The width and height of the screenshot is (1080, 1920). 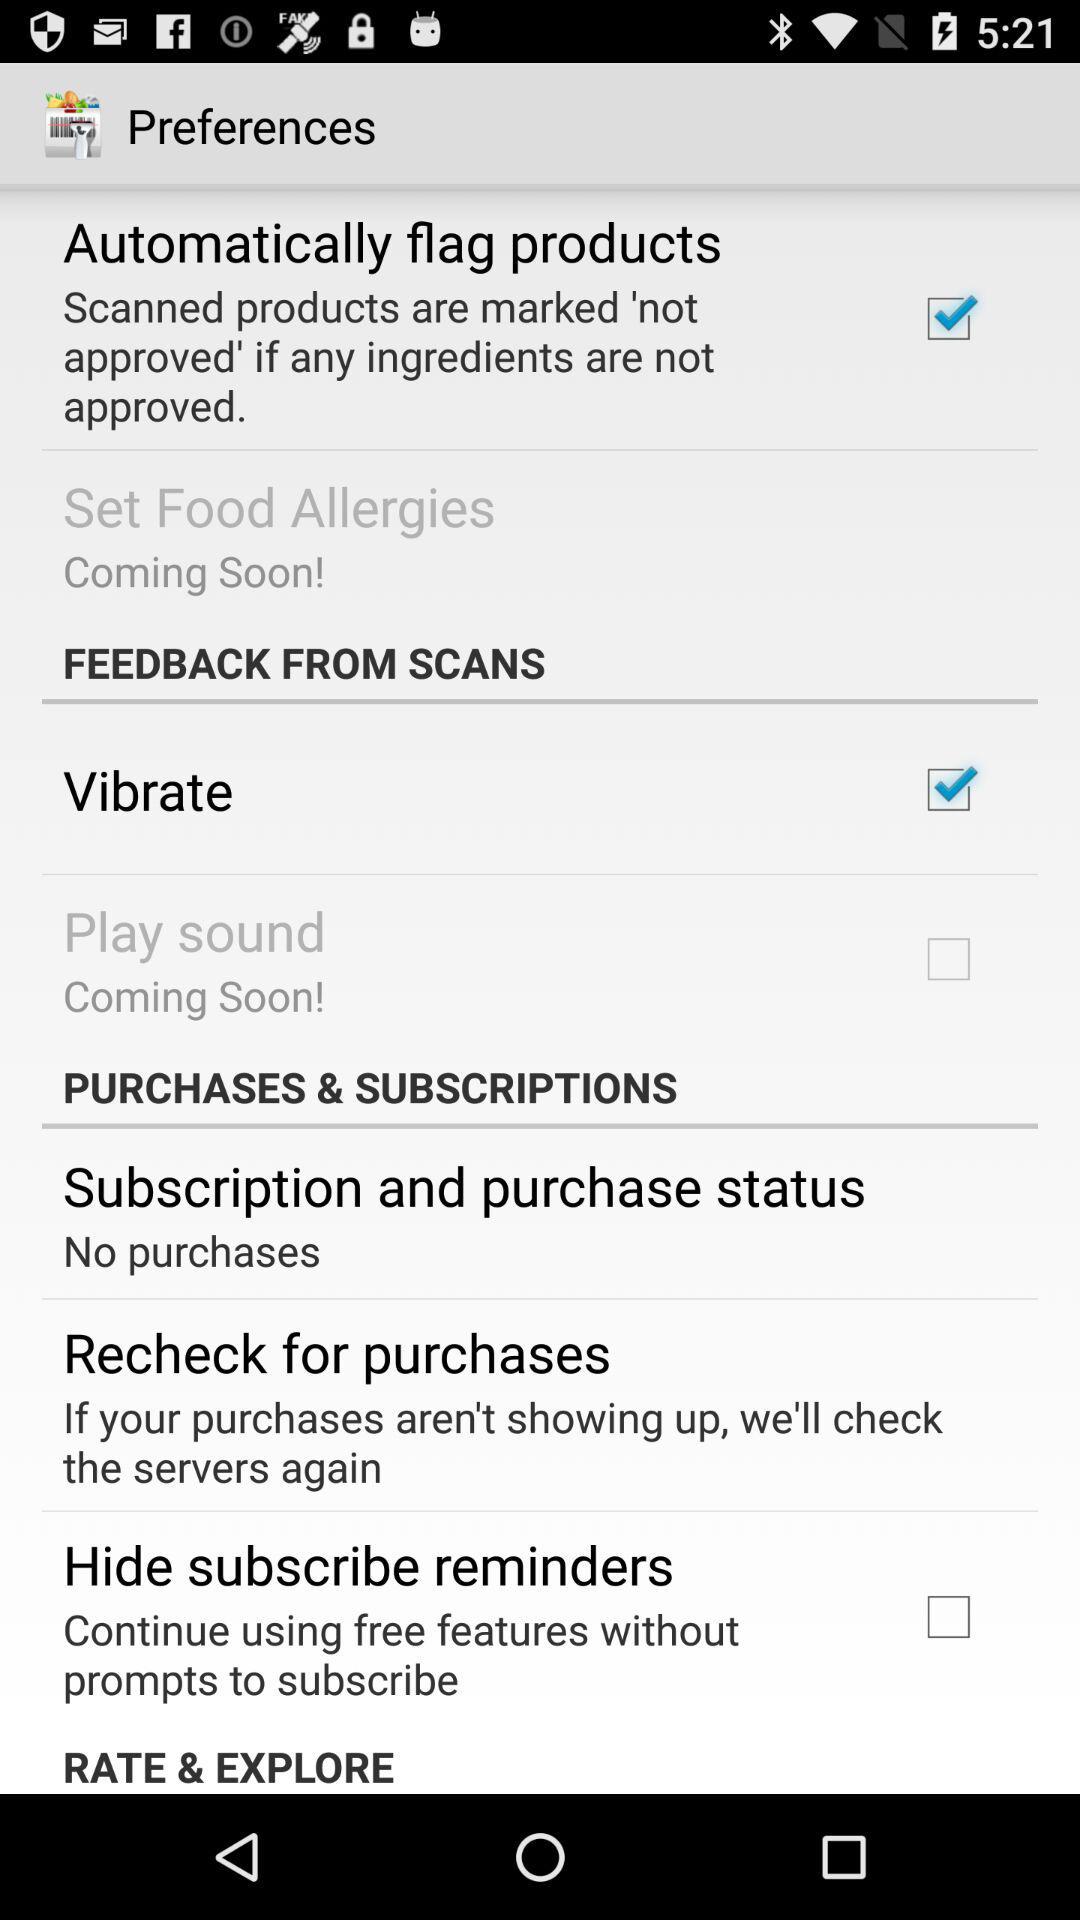 What do you see at coordinates (147, 788) in the screenshot?
I see `vibrate icon` at bounding box center [147, 788].